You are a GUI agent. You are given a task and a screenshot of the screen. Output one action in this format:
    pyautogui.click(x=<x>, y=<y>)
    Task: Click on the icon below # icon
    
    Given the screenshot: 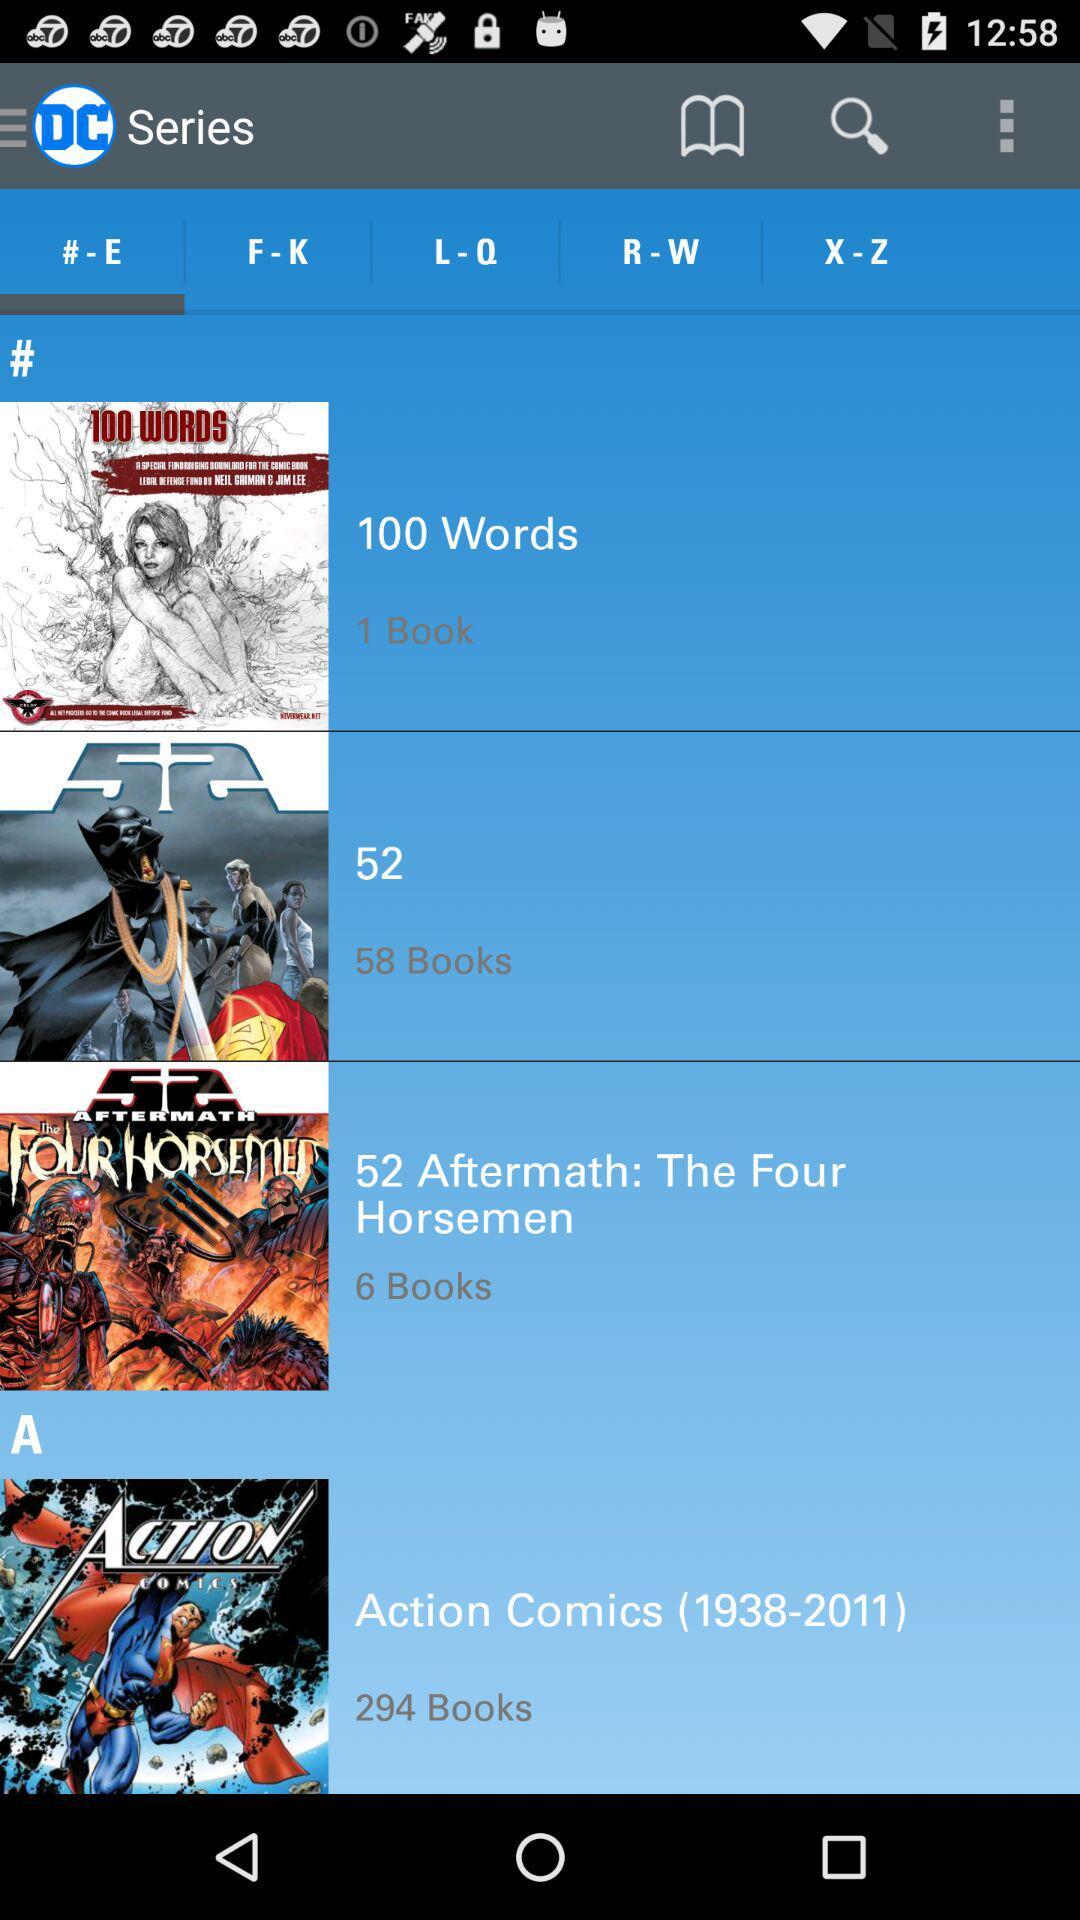 What is the action you would take?
    pyautogui.click(x=466, y=533)
    